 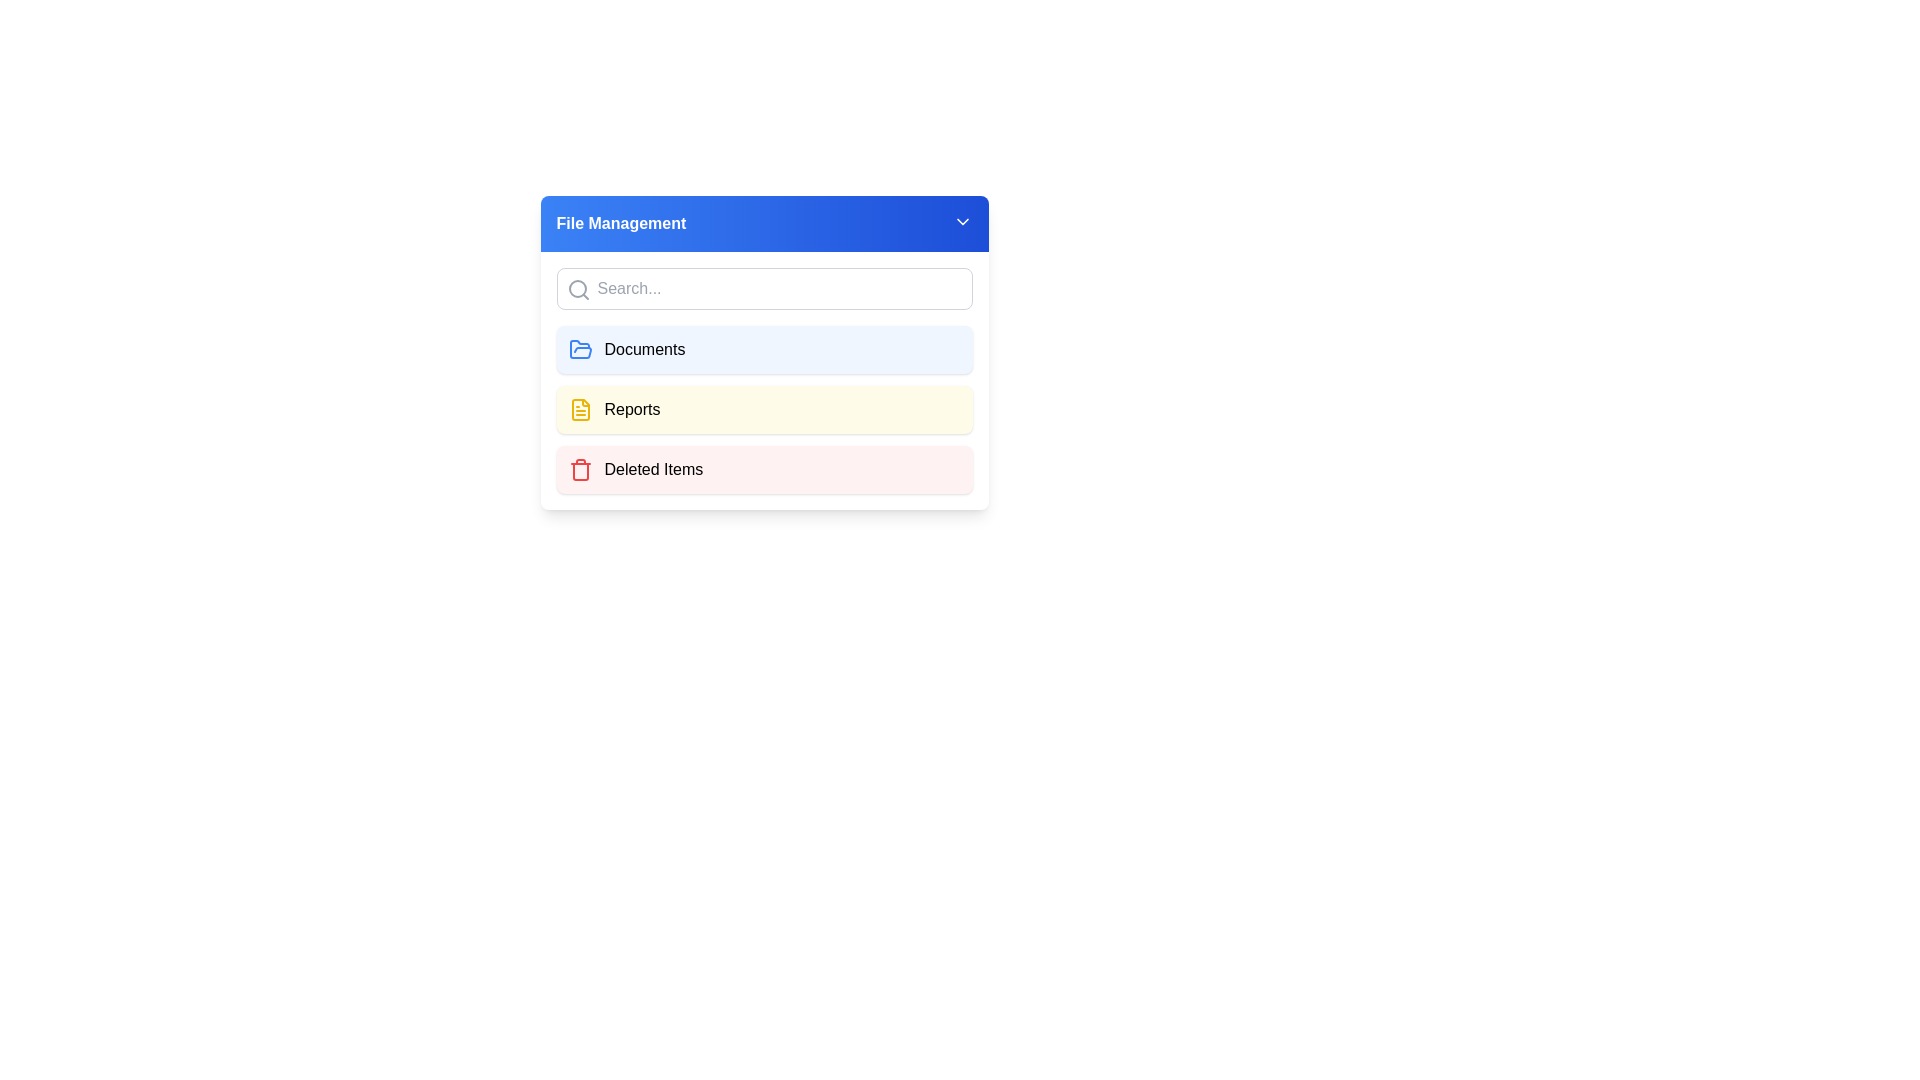 What do you see at coordinates (763, 470) in the screenshot?
I see `the third item in the vertically stacked list of options, which represents a menu item for accessing or managing deleted items` at bounding box center [763, 470].